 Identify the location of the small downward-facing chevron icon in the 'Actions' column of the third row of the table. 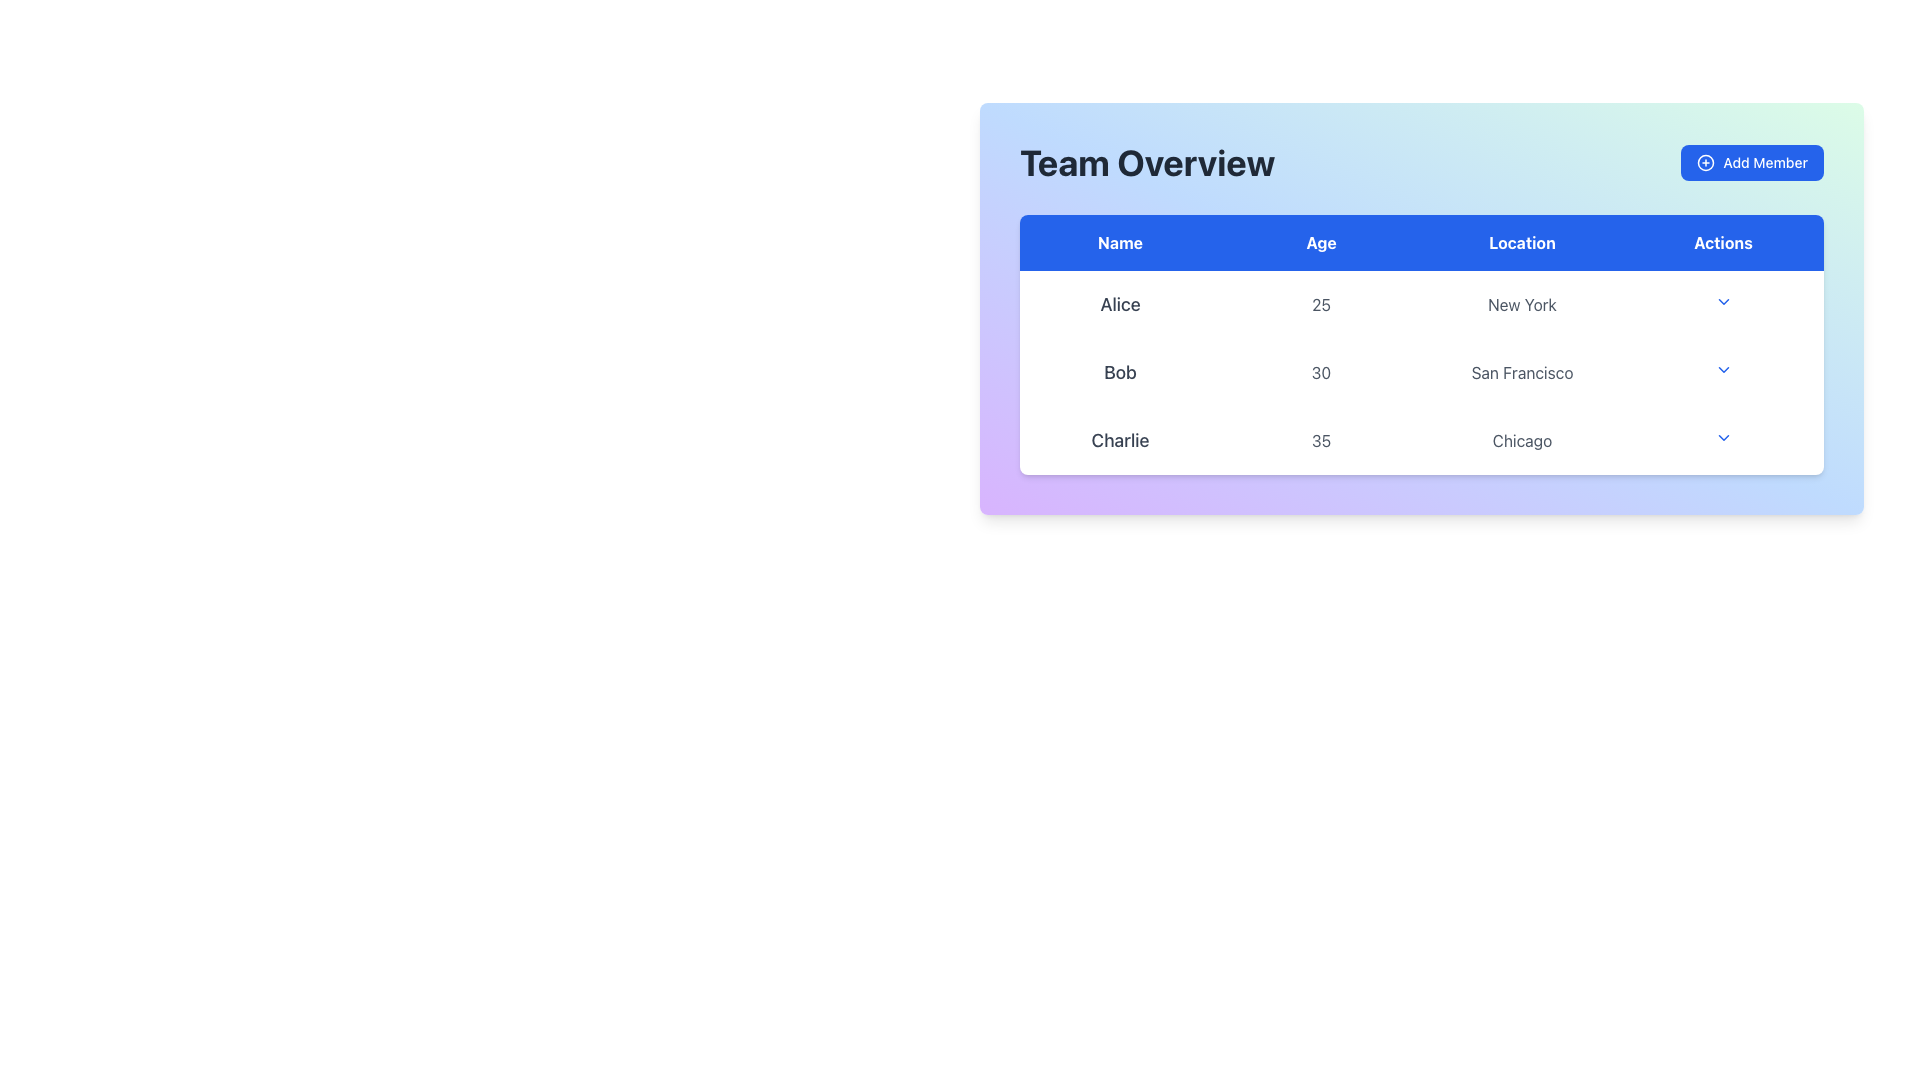
(1722, 437).